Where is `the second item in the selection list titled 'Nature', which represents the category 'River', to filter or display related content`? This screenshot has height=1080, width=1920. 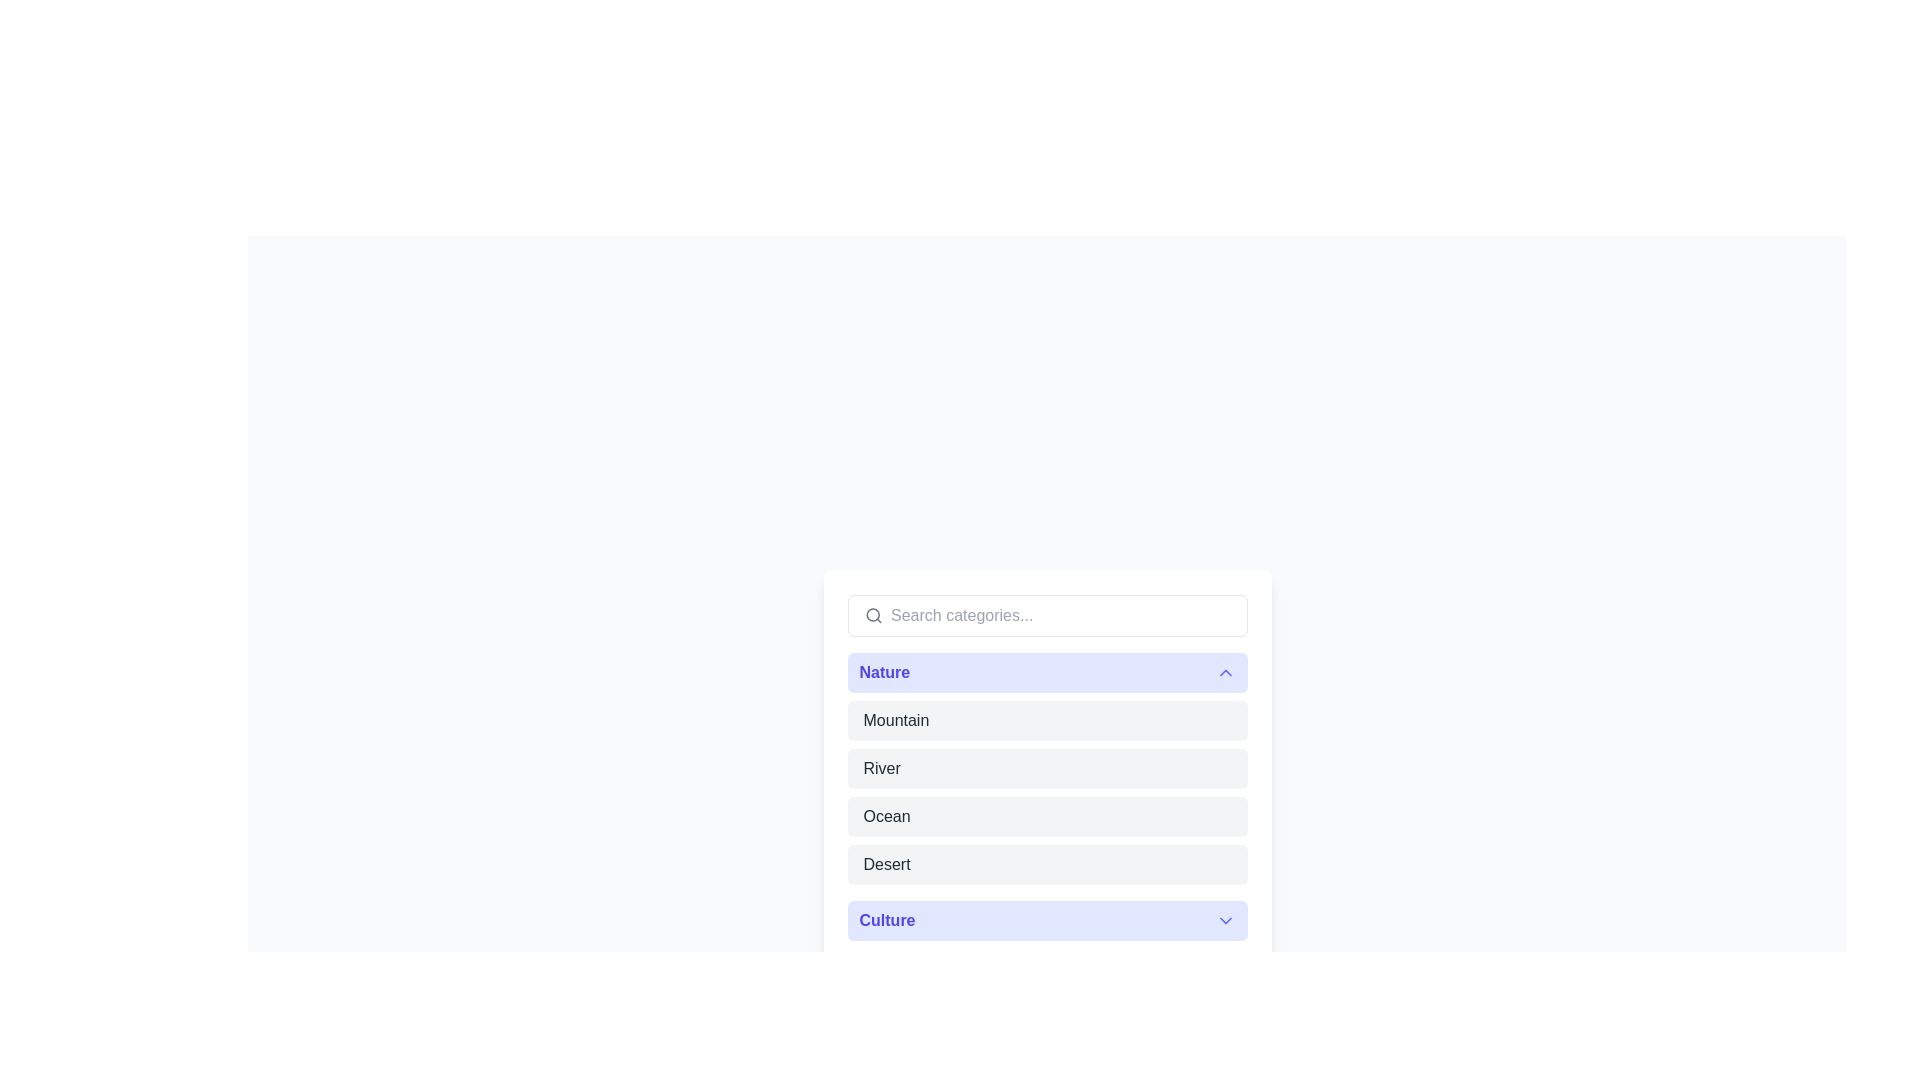 the second item in the selection list titled 'Nature', which represents the category 'River', to filter or display related content is located at coordinates (1046, 767).